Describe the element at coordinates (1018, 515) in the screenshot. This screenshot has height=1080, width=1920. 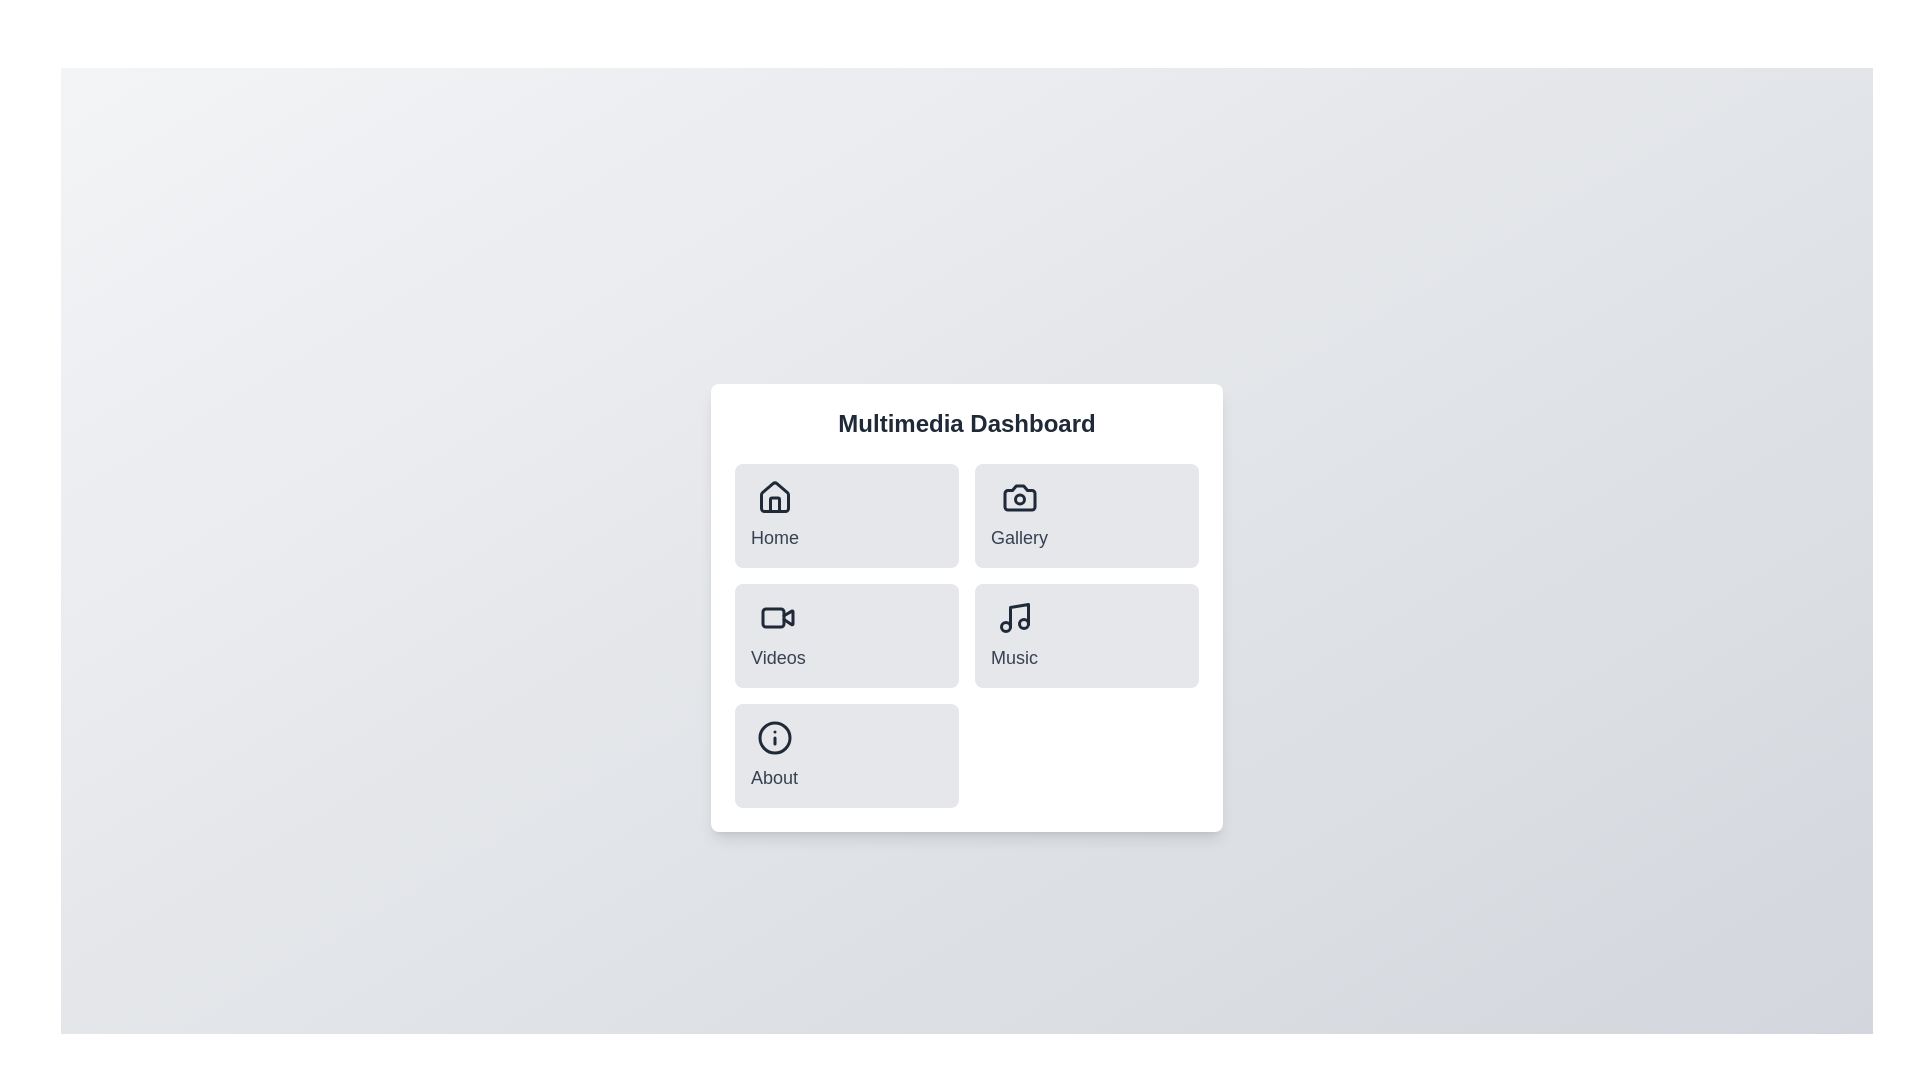
I see `the menu item corresponding to Gallery` at that location.